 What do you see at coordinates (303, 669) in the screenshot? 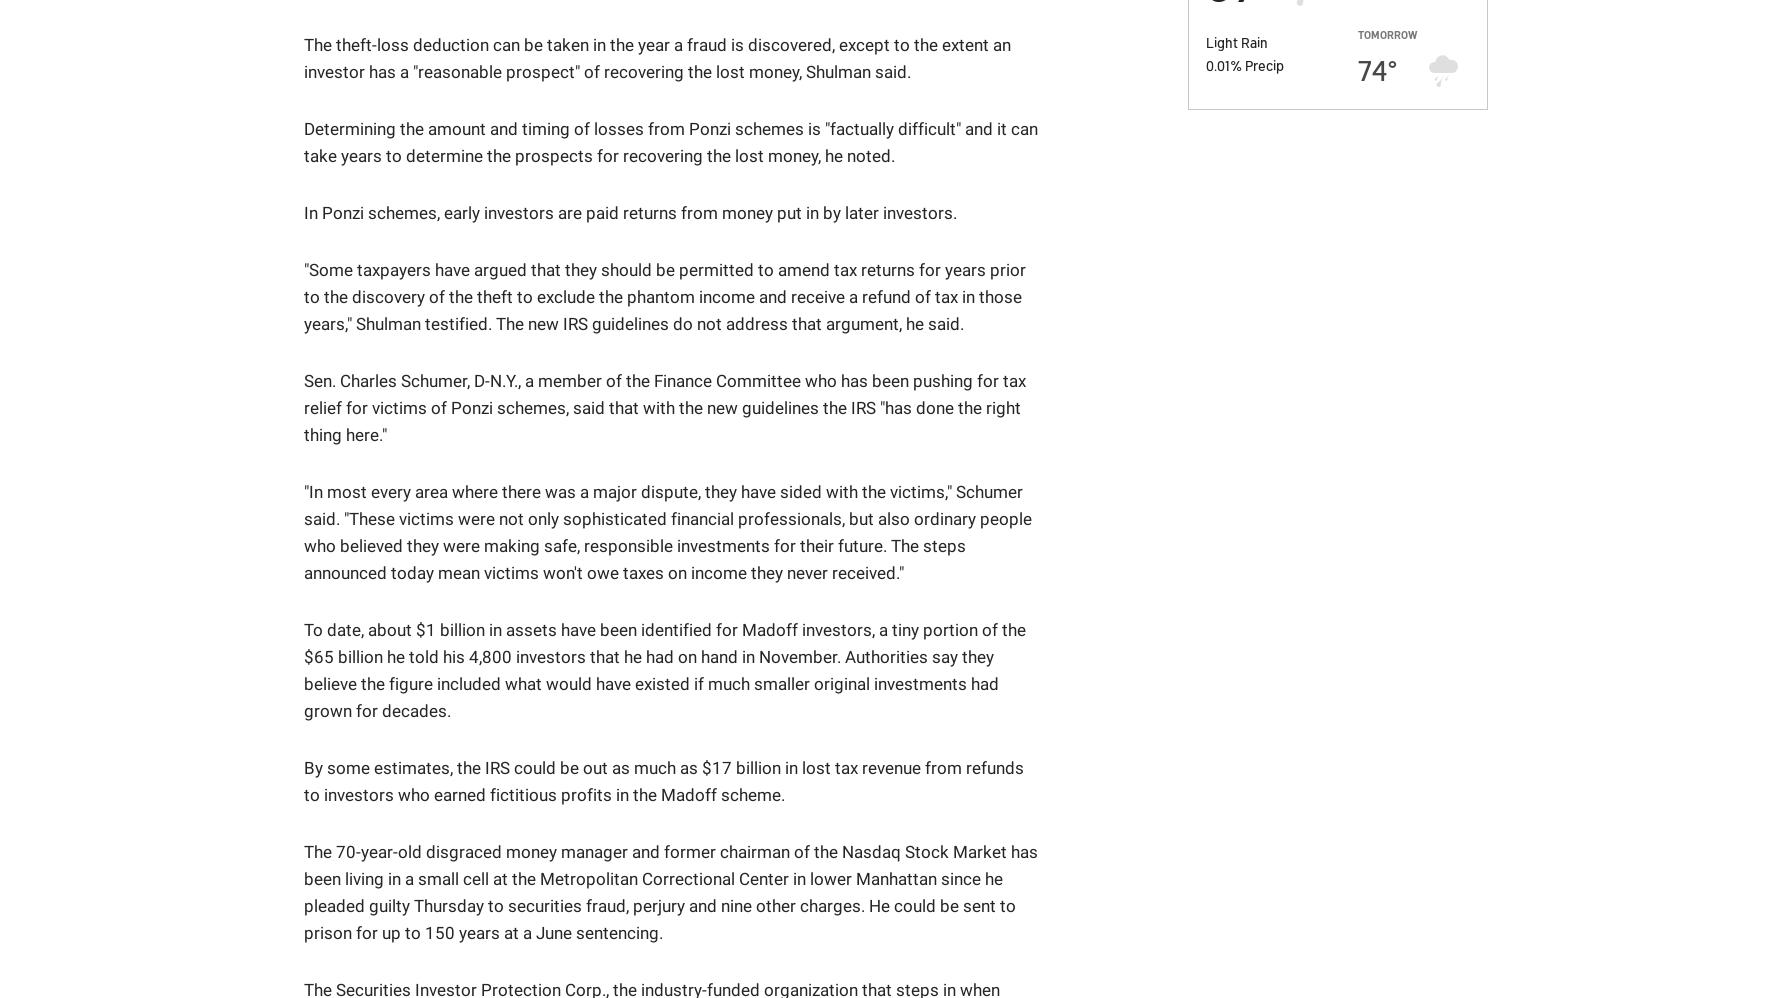
I see `'To date, about $1 billion in assets have been identified for Madoff investors, a tiny portion of the $65 billion he told his 4,800 investors that he had on hand in November. Authorities say they believe the figure included what would have existed if much smaller original investments had grown for decades.'` at bounding box center [303, 669].